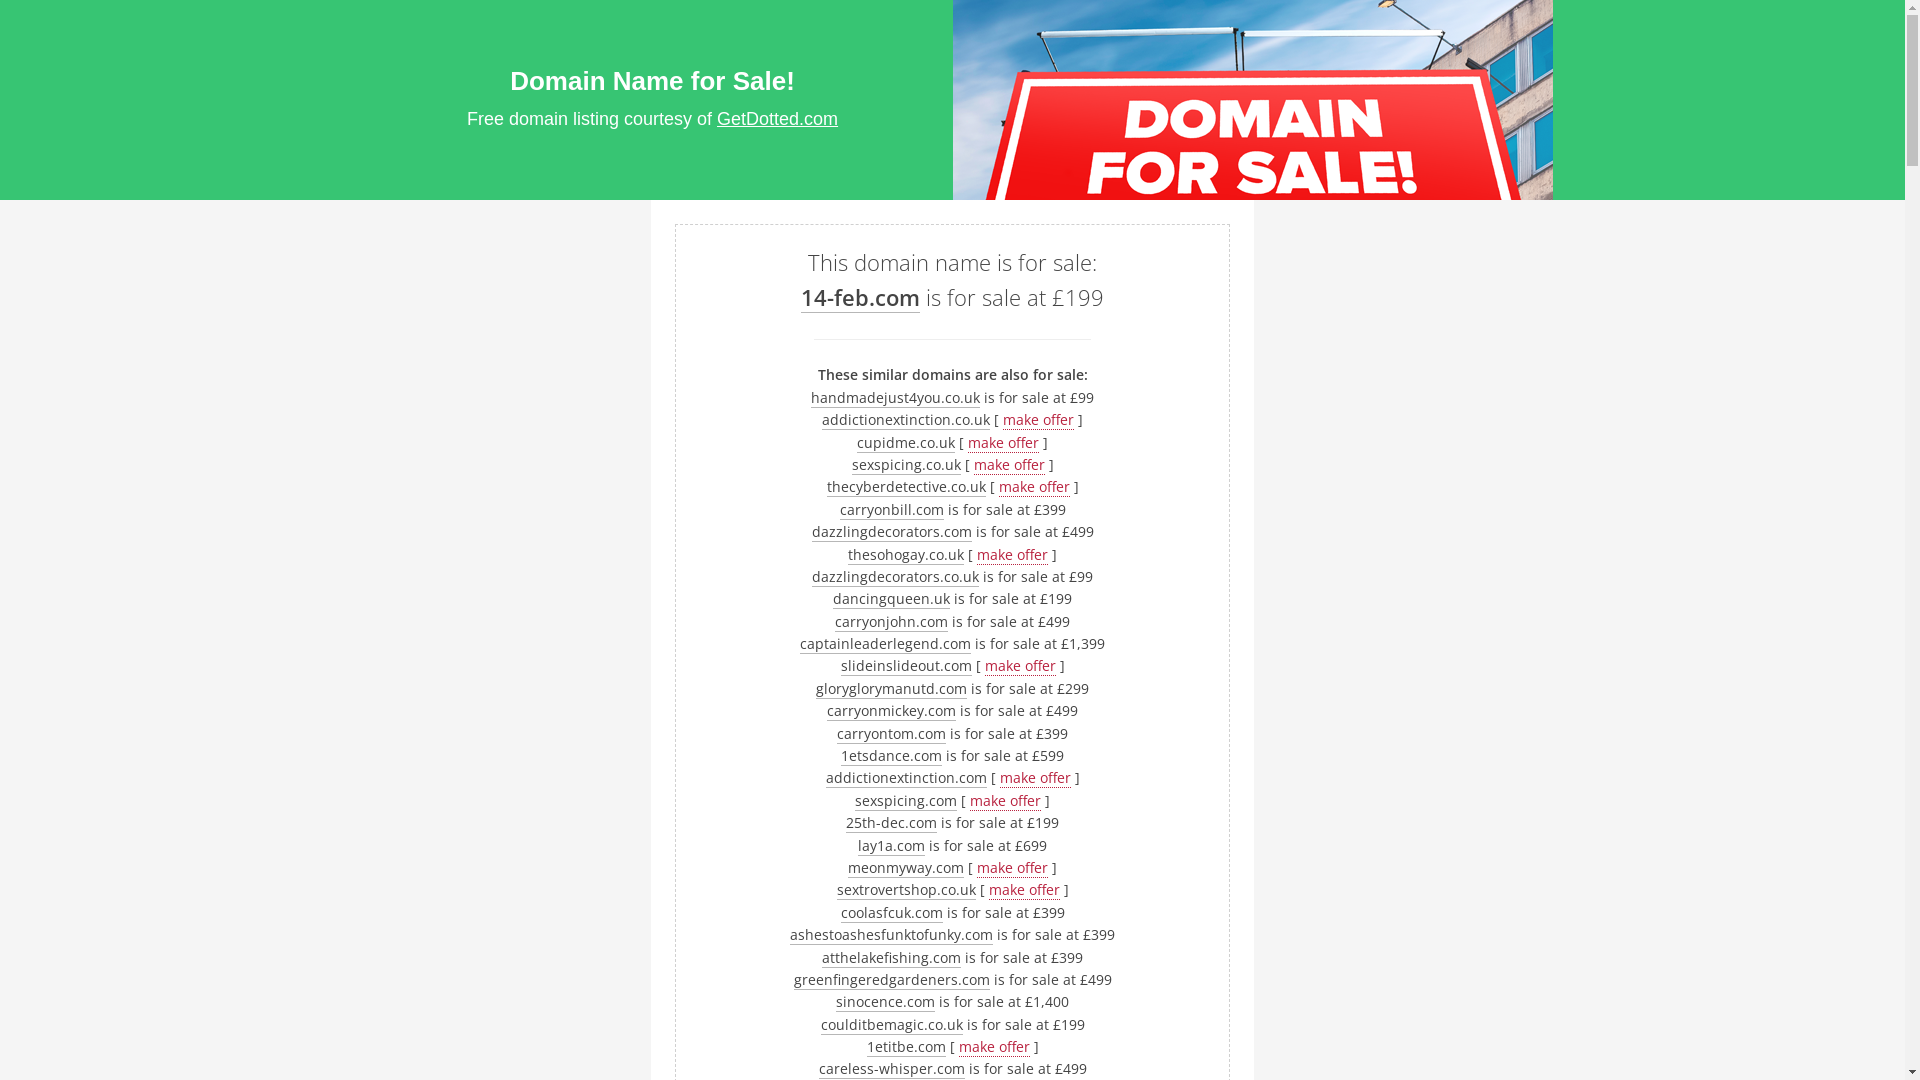  I want to click on '1etitbe.com', so click(904, 1045).